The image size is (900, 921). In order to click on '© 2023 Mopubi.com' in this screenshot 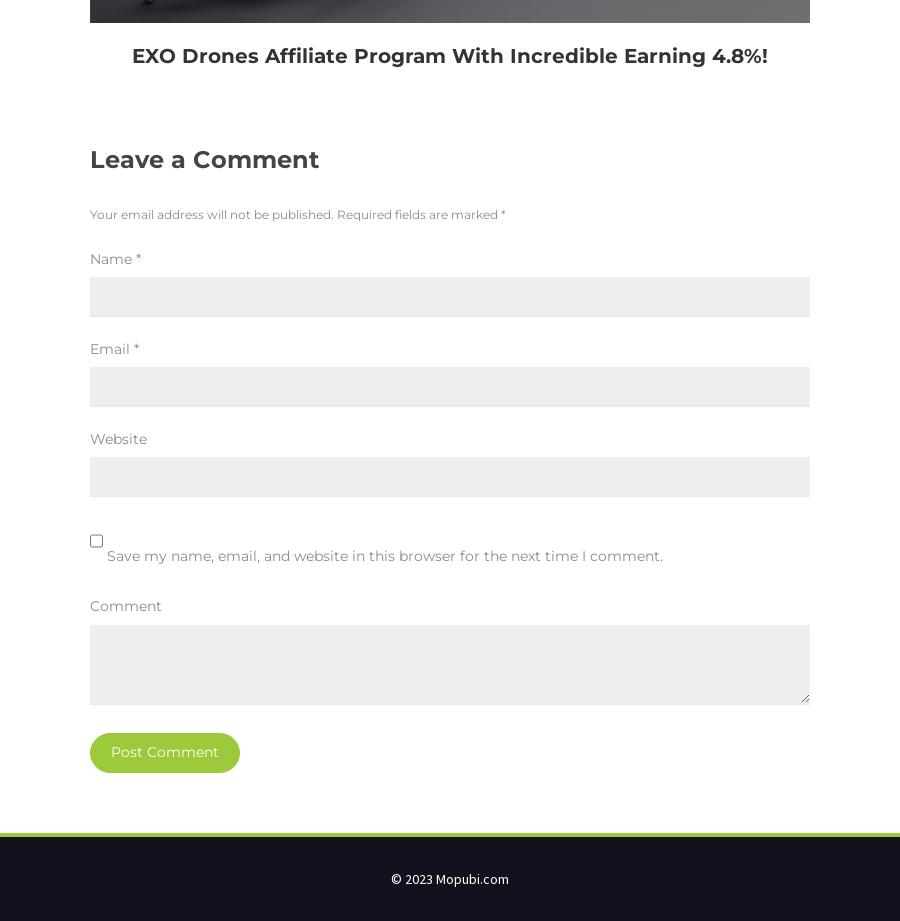, I will do `click(450, 876)`.